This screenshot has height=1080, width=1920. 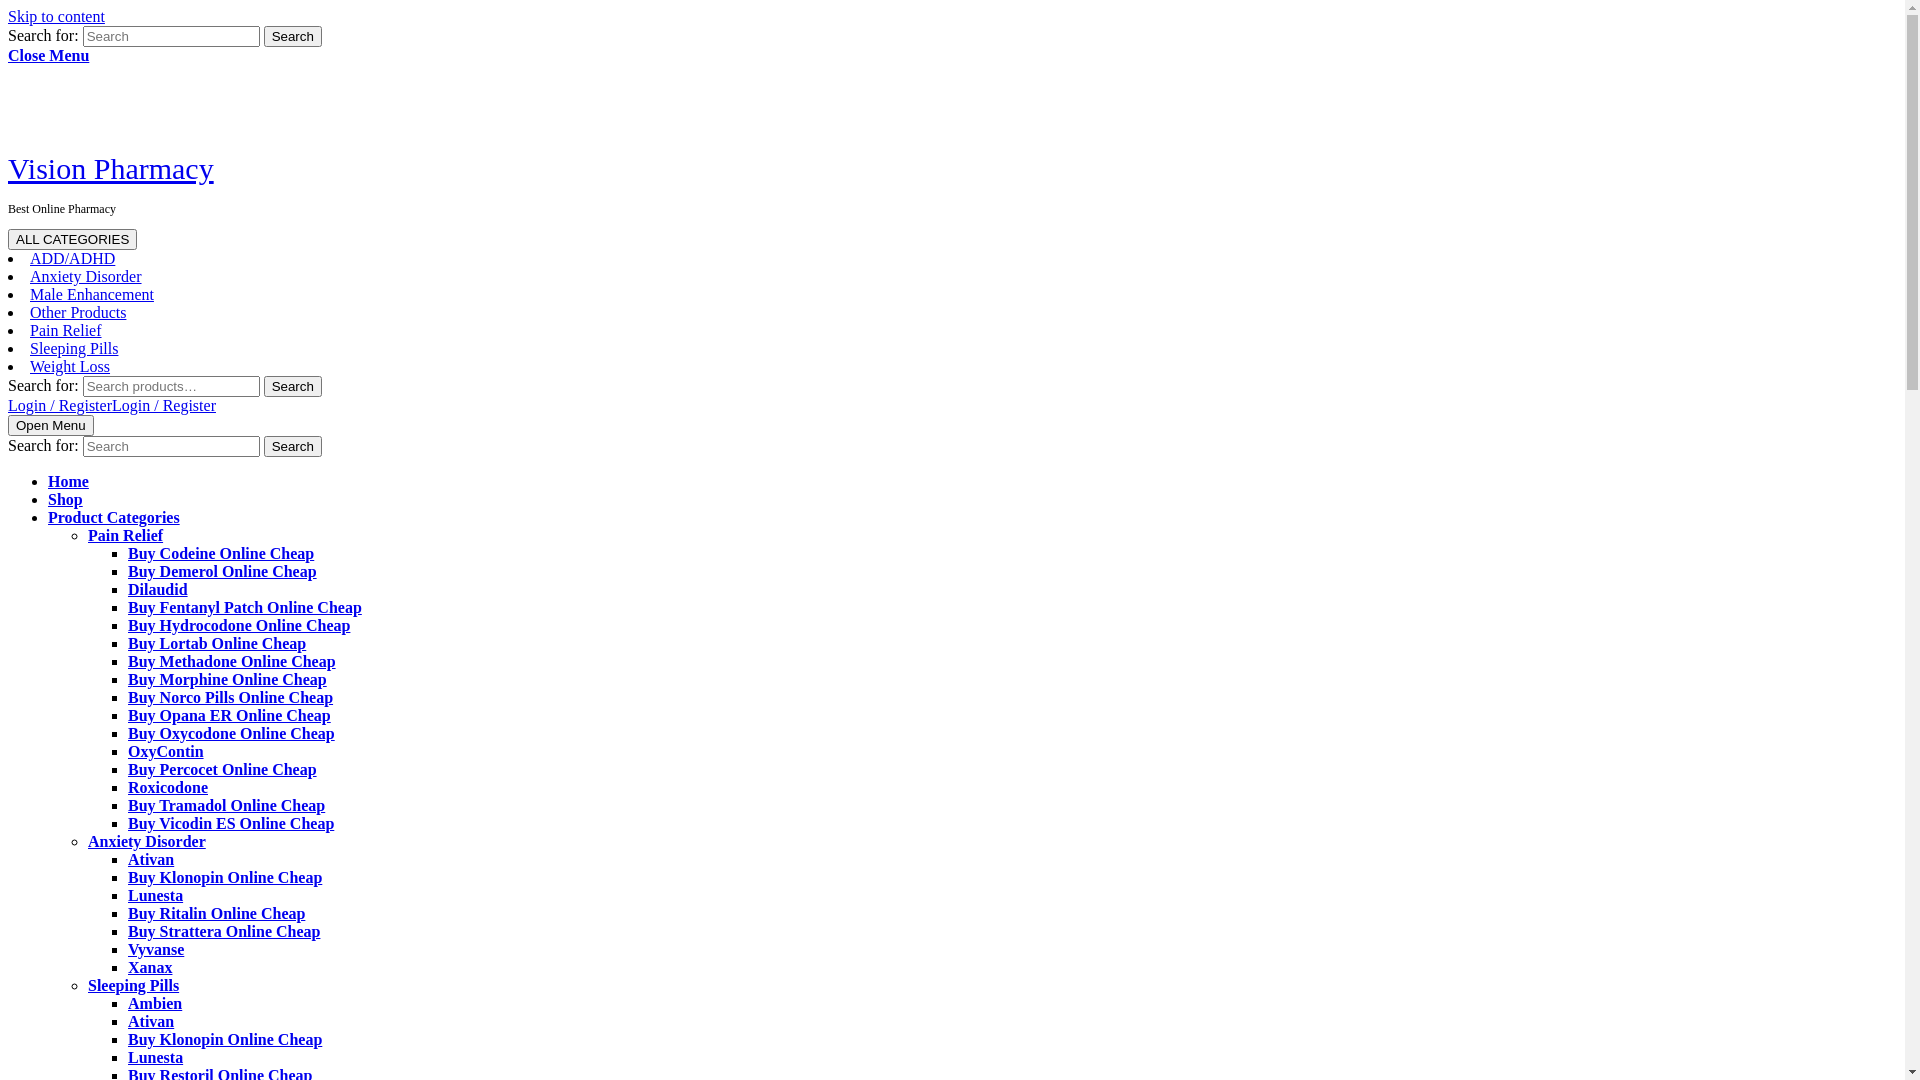 What do you see at coordinates (68, 481) in the screenshot?
I see `'Home'` at bounding box center [68, 481].